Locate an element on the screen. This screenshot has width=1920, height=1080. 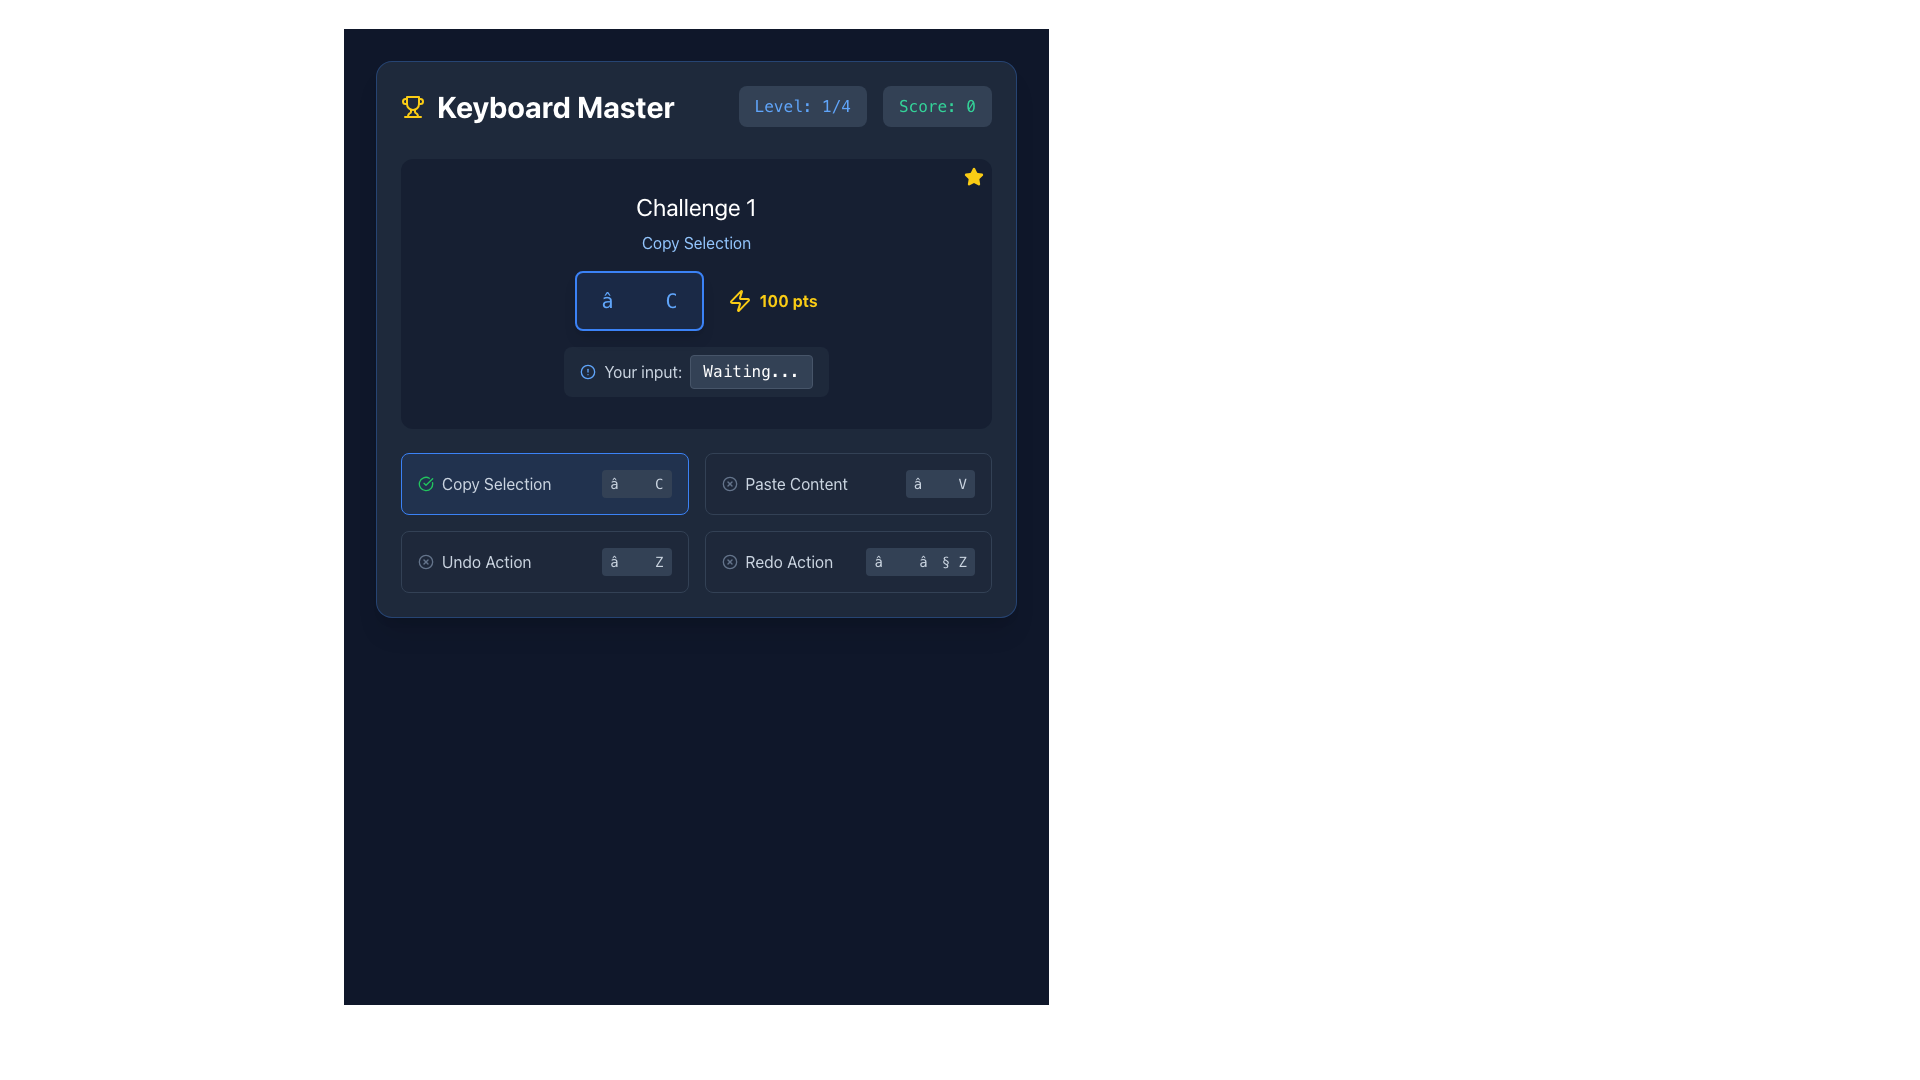
the informational display button labeled 'Redo Action' with a dark slate-colored background located in the bottom-right cell of the grid layout is located at coordinates (848, 562).